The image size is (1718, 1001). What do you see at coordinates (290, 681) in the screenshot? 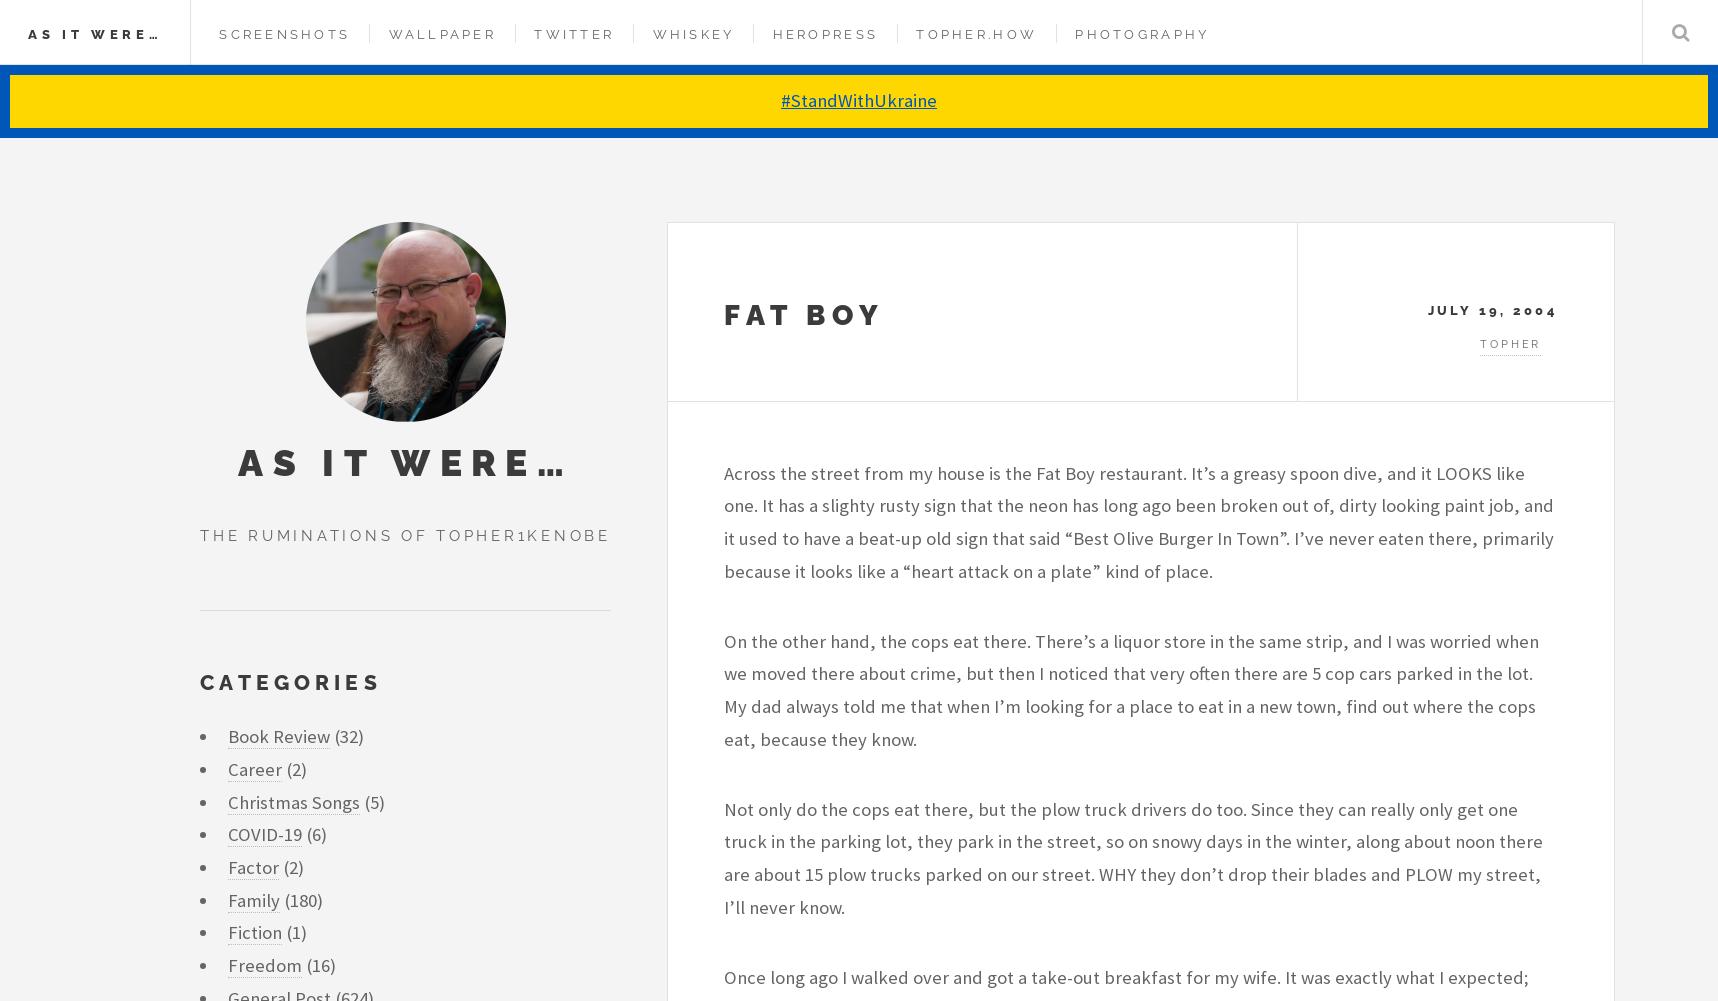
I see `'Categories'` at bounding box center [290, 681].